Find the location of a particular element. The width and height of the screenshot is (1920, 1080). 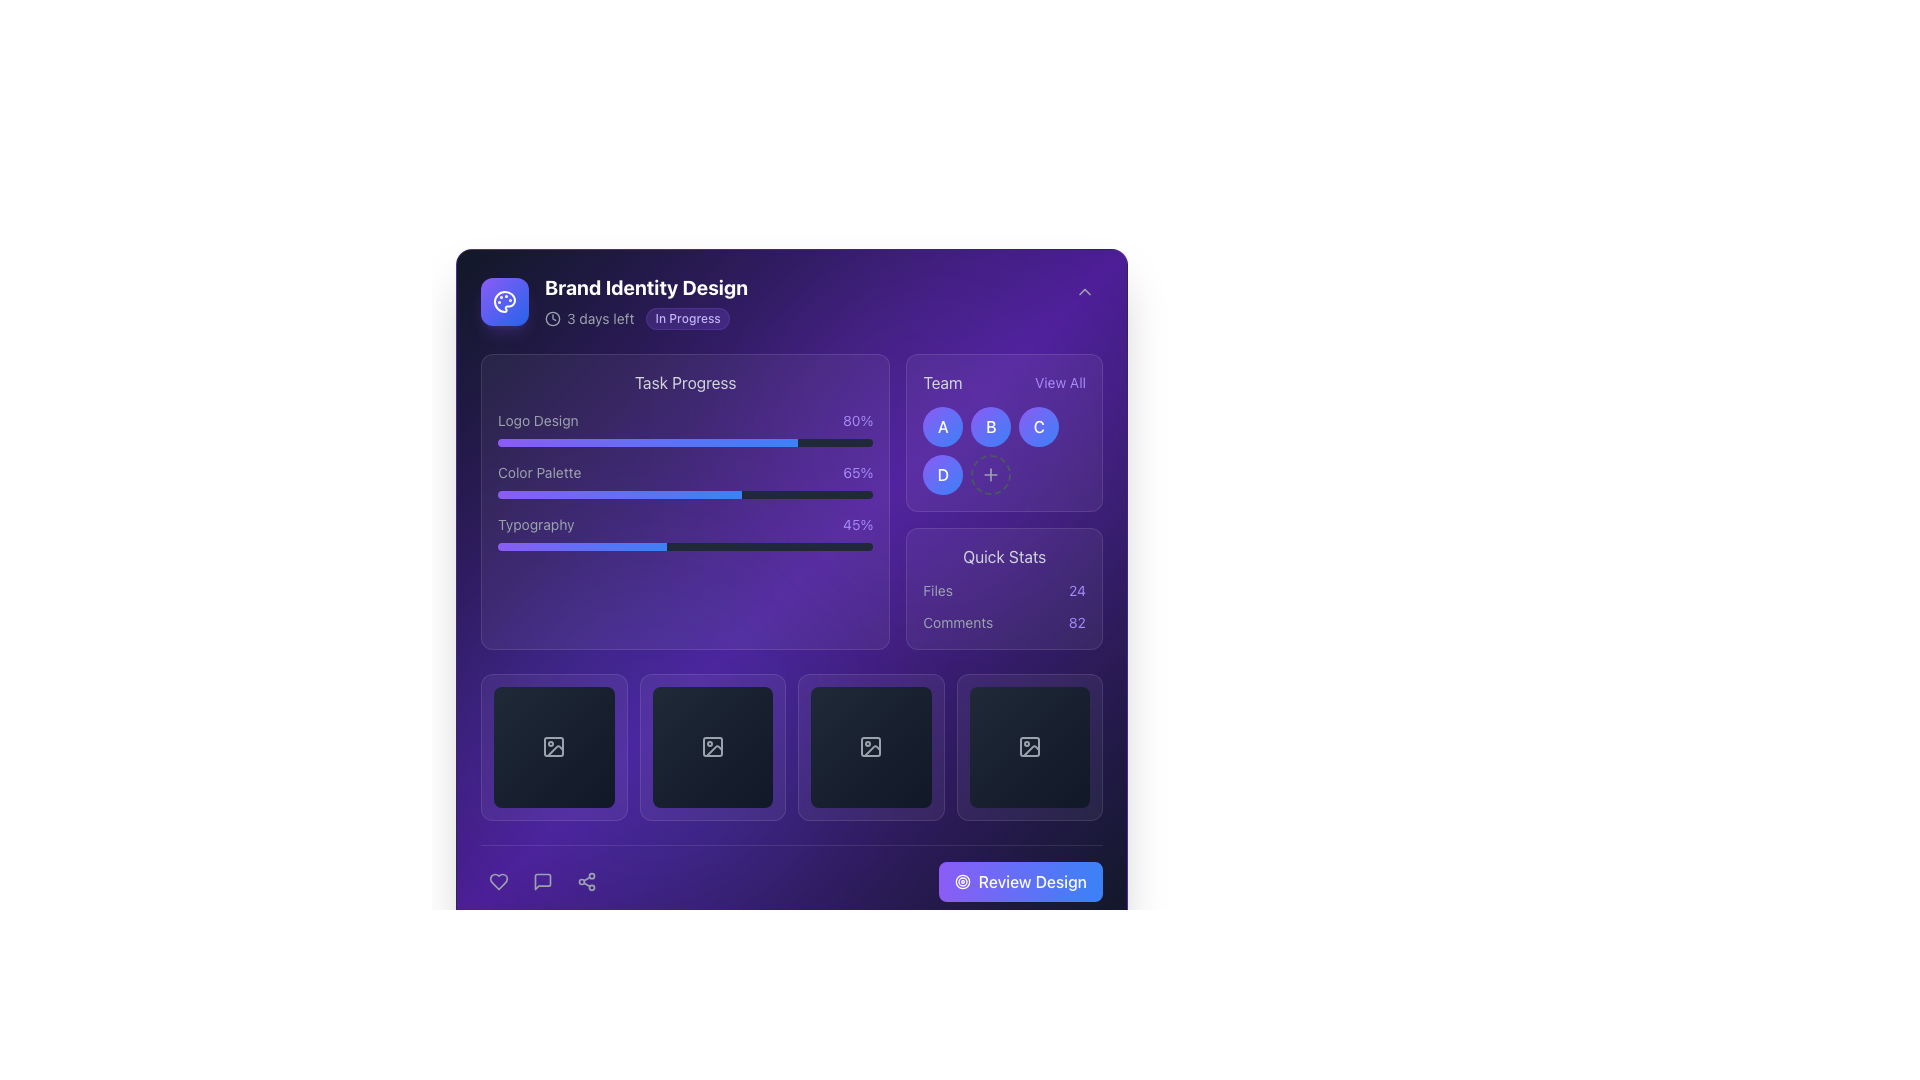

the first icon resembling a picture or image symbol, styled in light gray, located near the bottom-center of the design interface is located at coordinates (554, 747).